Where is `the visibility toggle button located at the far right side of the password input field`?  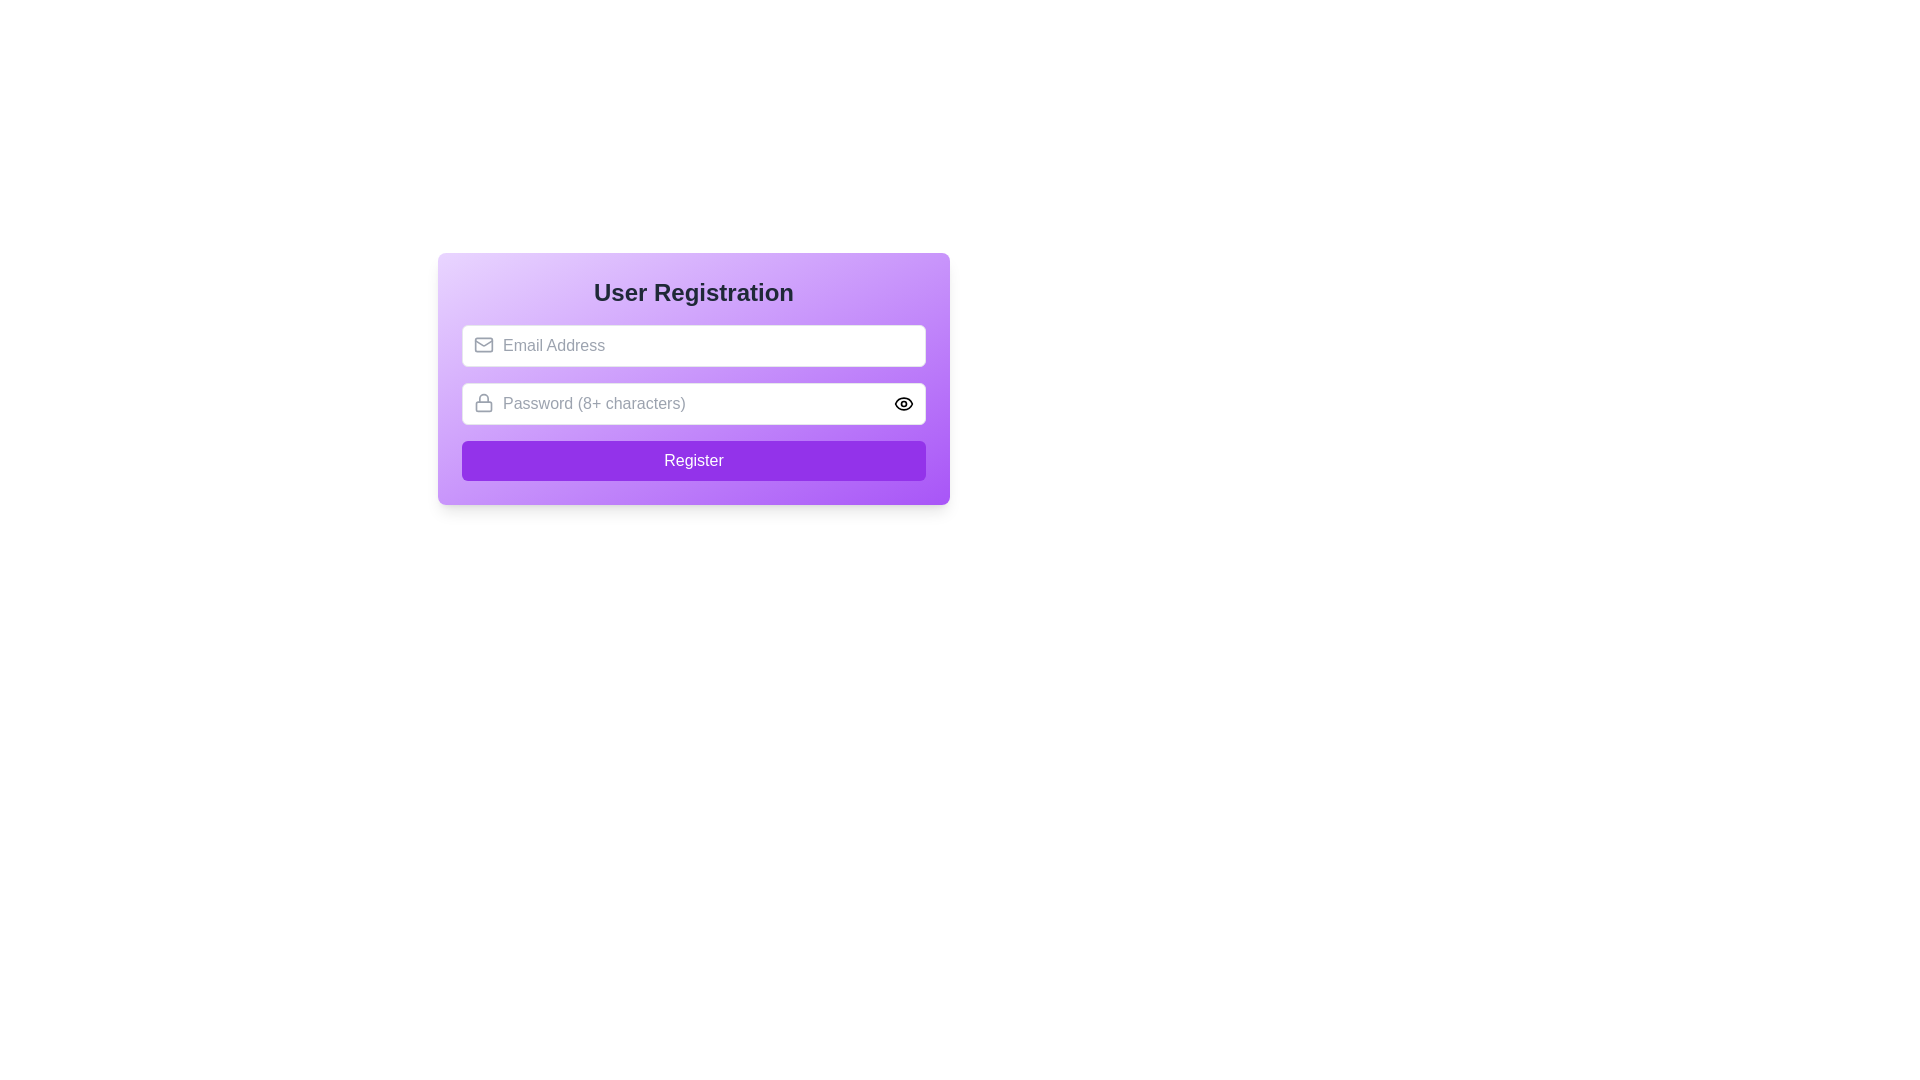 the visibility toggle button located at the far right side of the password input field is located at coordinates (902, 404).